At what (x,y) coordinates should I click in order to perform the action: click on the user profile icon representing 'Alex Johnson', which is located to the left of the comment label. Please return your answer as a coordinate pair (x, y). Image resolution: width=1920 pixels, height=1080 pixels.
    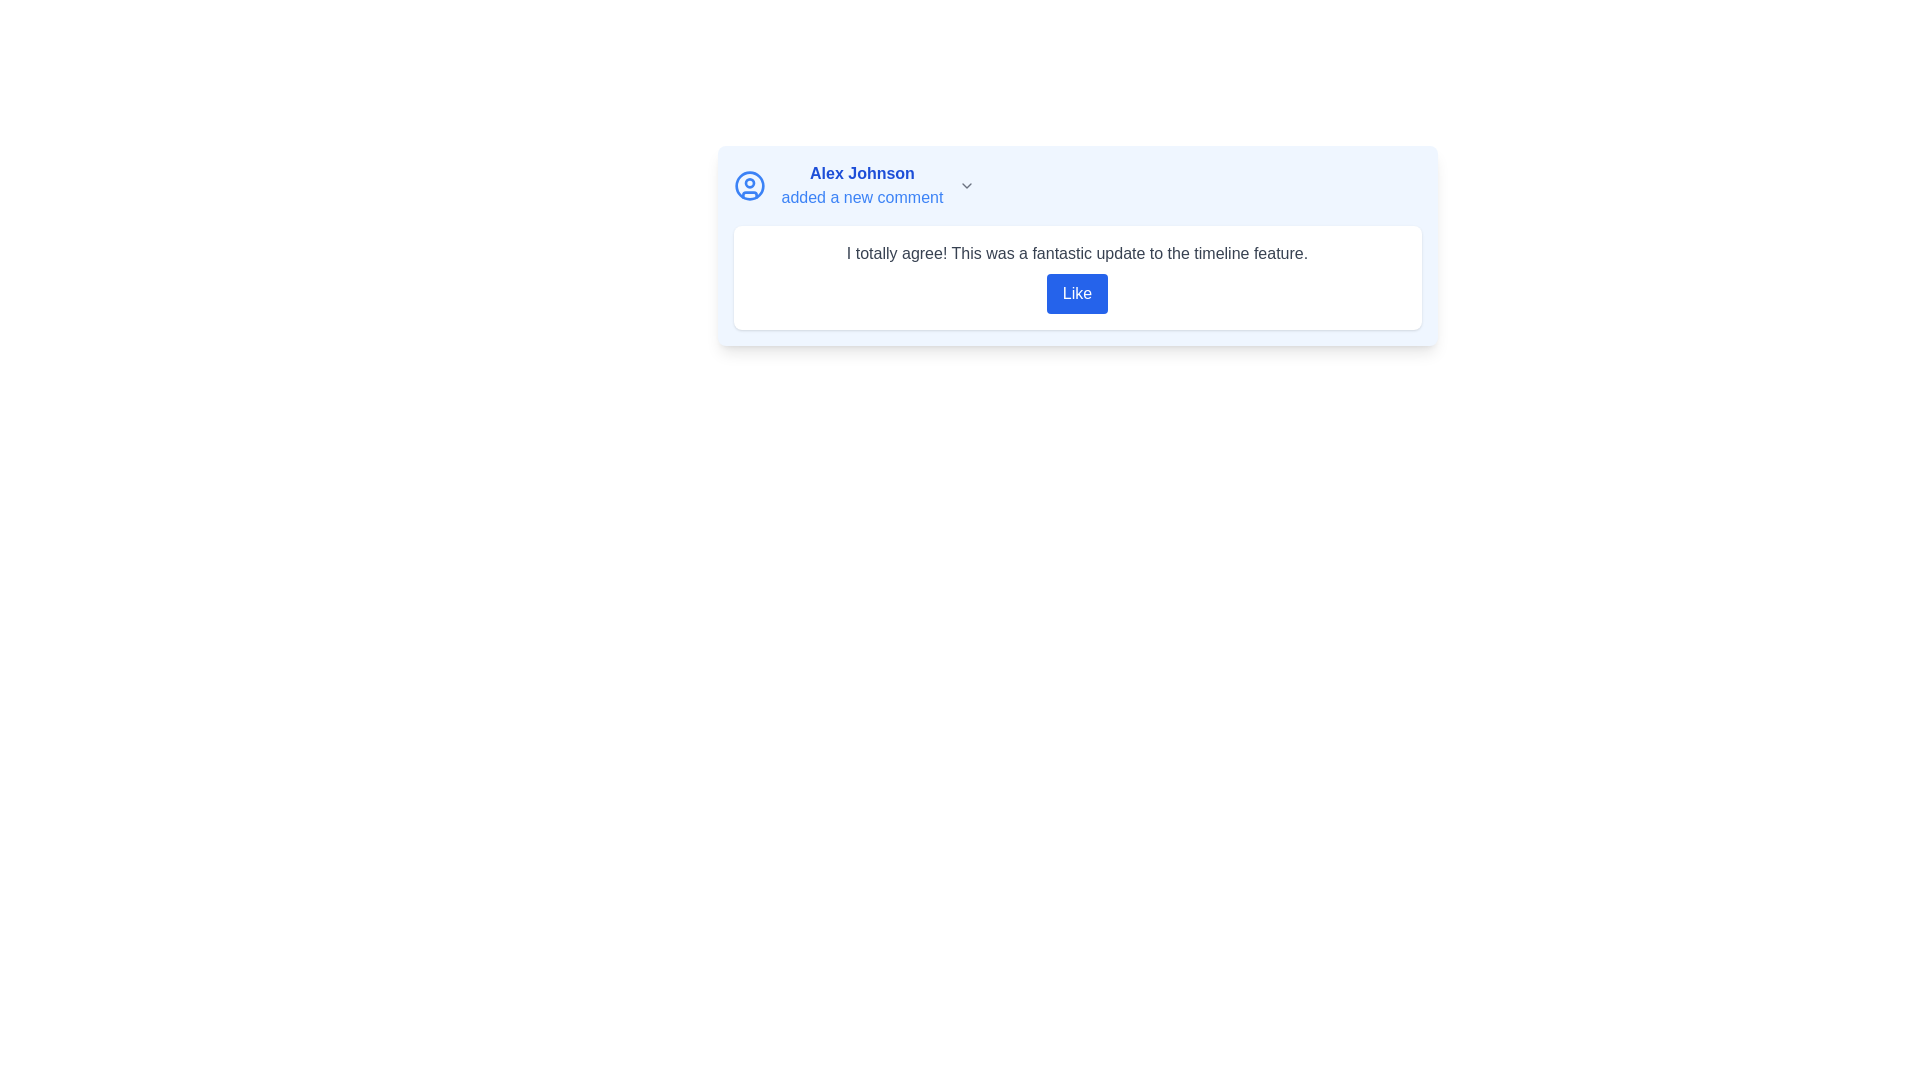
    Looking at the image, I should click on (748, 185).